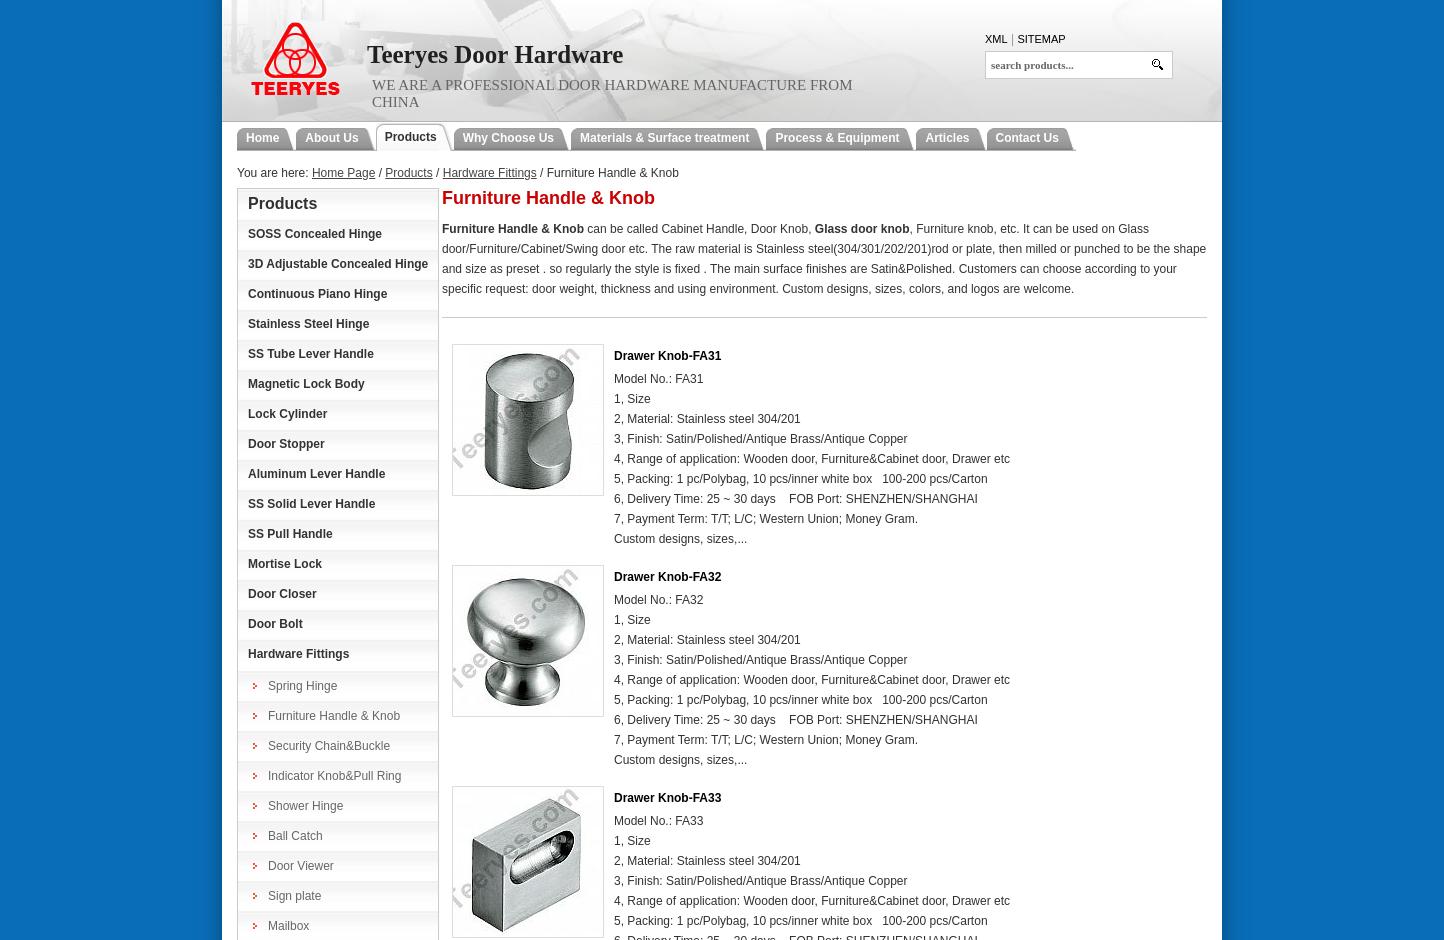  Describe the element at coordinates (295, 835) in the screenshot. I see `'Ball Catch'` at that location.